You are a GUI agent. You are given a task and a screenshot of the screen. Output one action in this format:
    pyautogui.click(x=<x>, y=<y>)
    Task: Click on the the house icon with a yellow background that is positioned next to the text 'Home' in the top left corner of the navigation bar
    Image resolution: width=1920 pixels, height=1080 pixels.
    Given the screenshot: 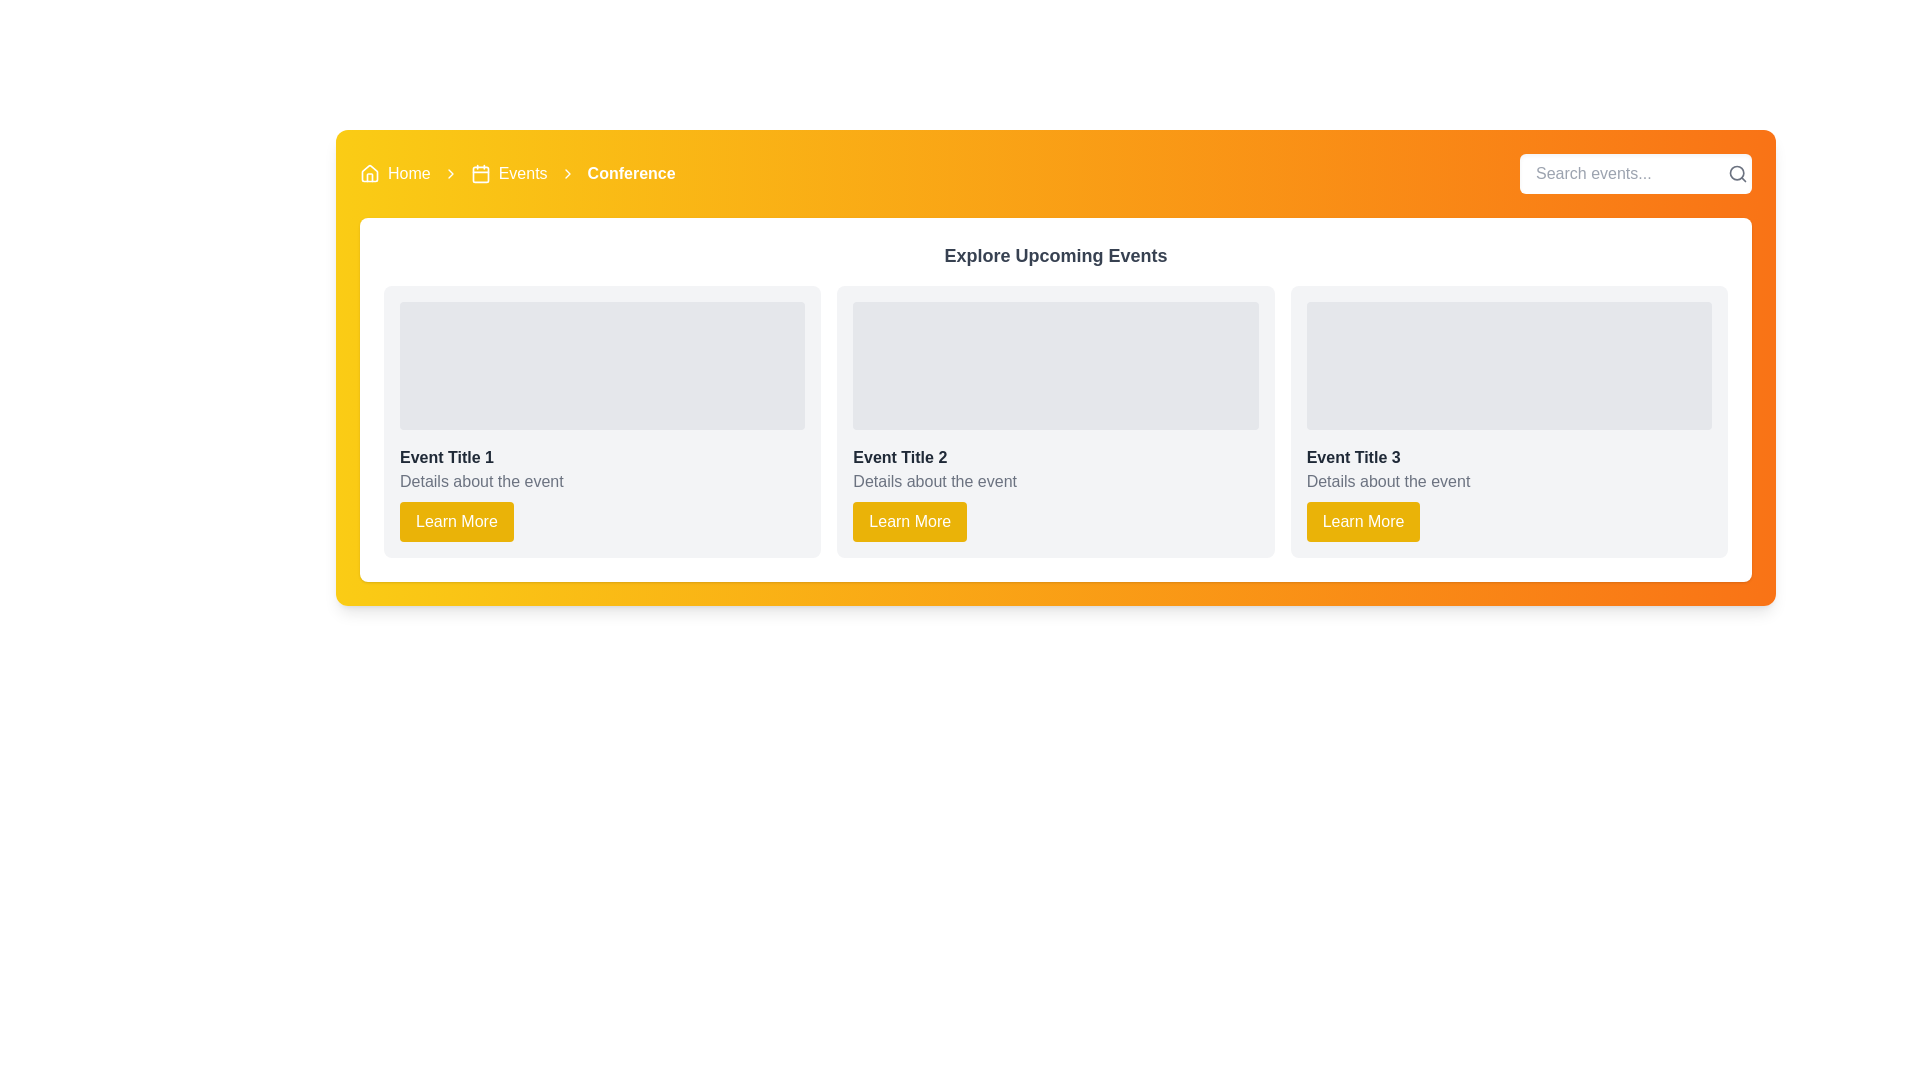 What is the action you would take?
    pyautogui.click(x=369, y=172)
    